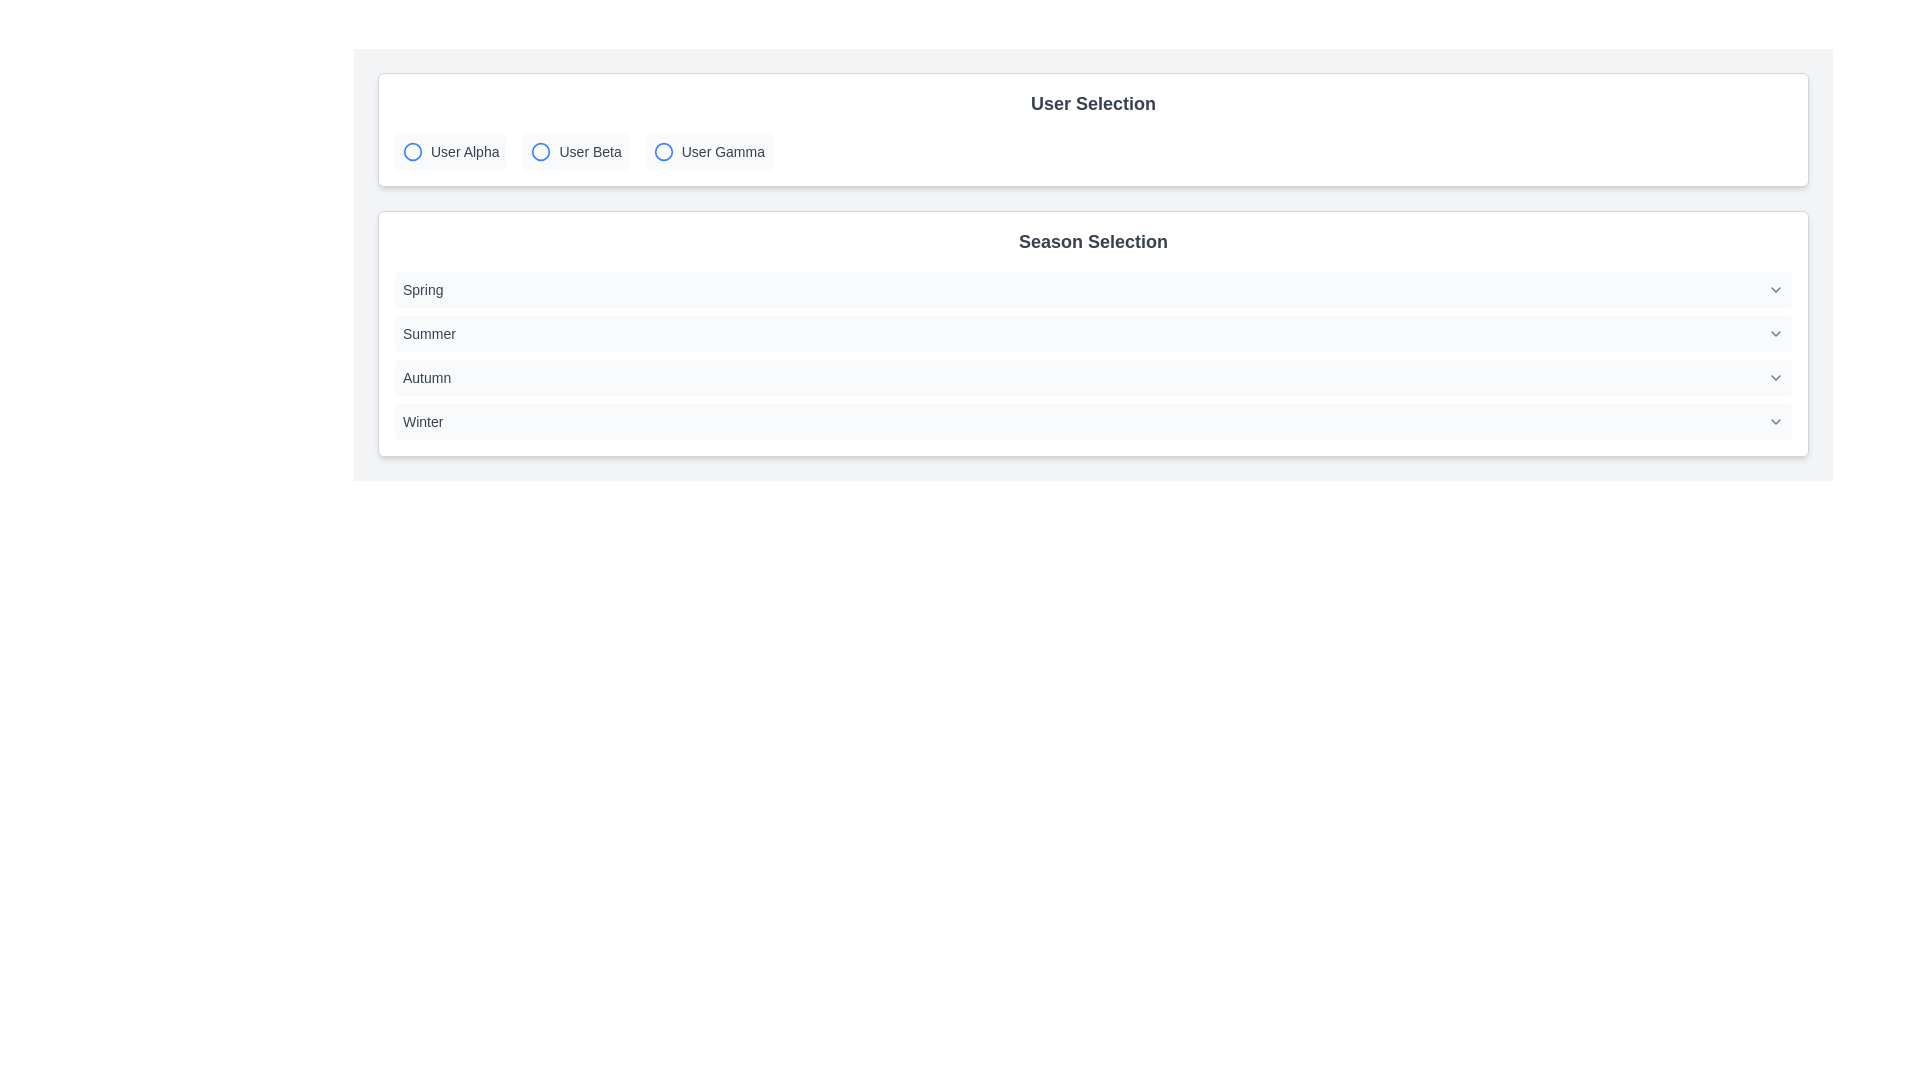 The height and width of the screenshot is (1080, 1920). Describe the element at coordinates (1776, 420) in the screenshot. I see `the chevron icon located at the far right of the 'Winter' row in the 'Season Selection' section` at that location.